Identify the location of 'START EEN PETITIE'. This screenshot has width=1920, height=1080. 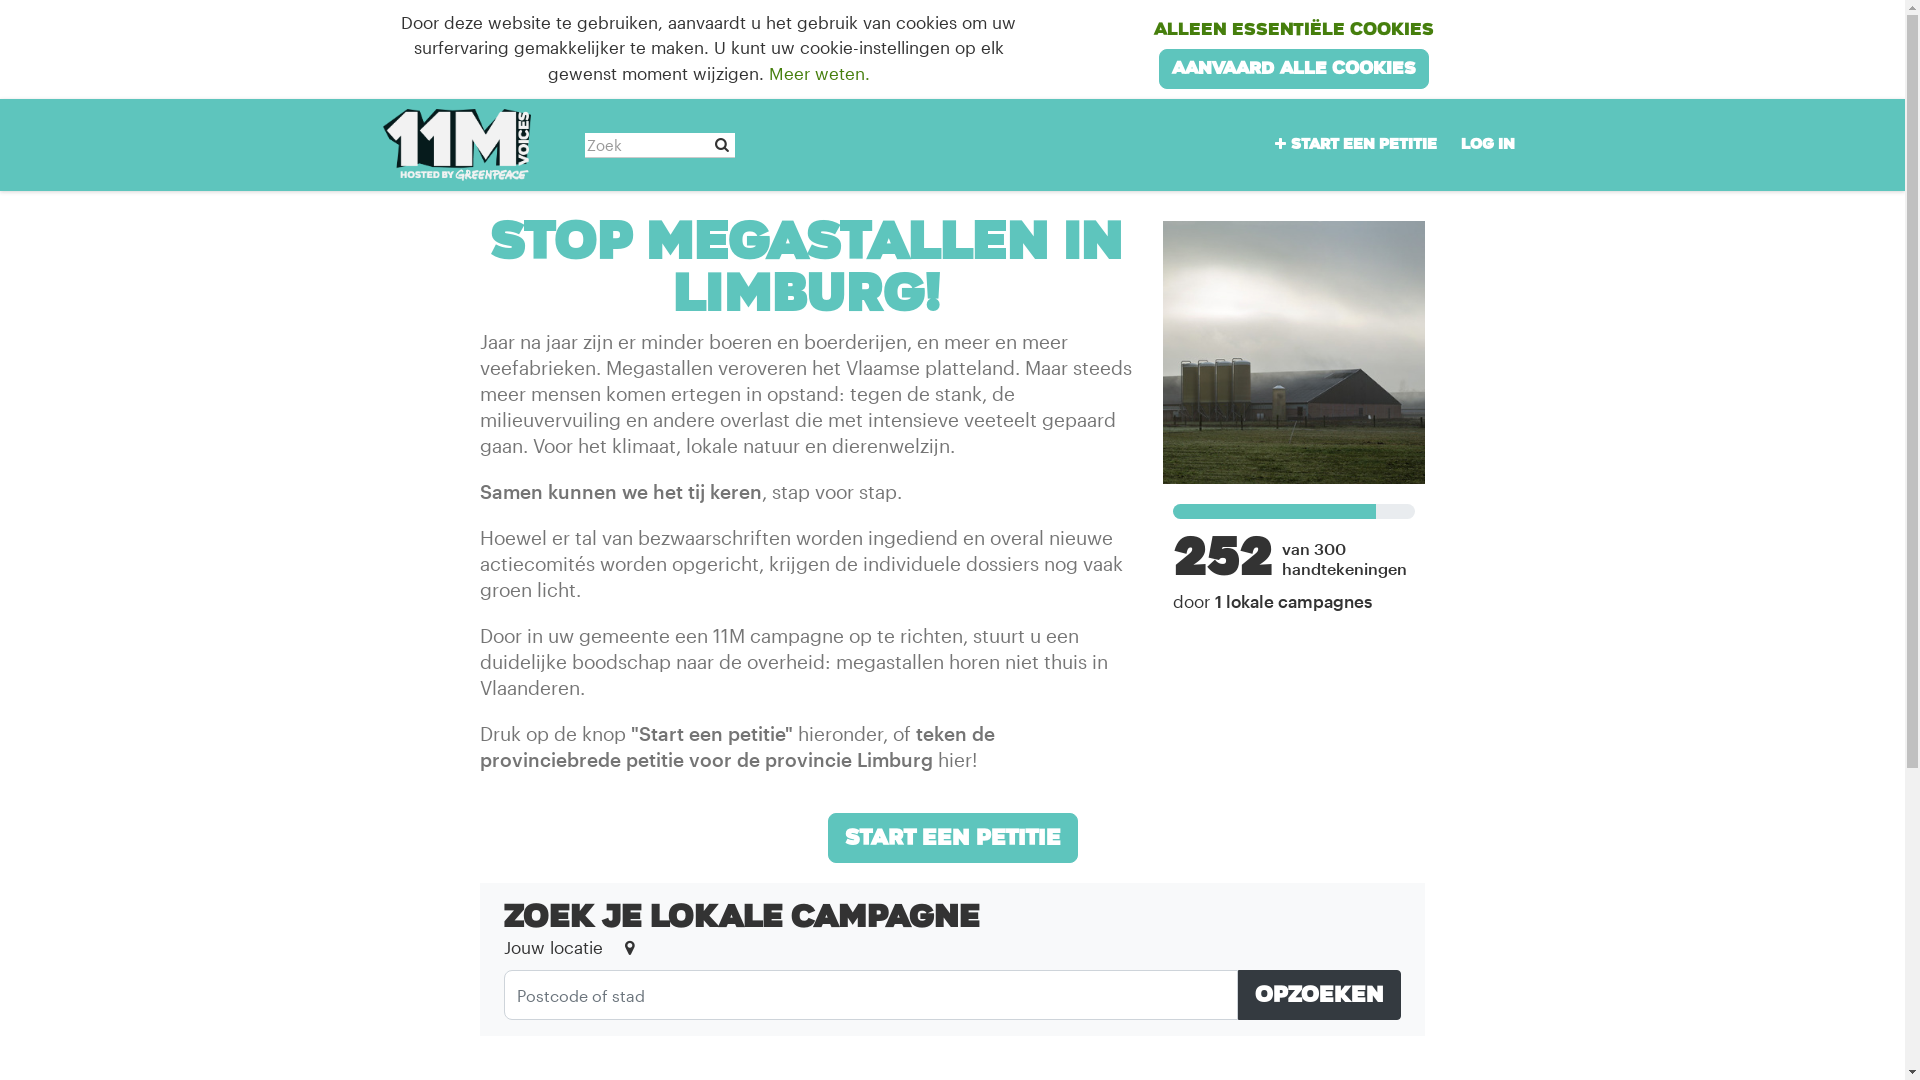
(828, 837).